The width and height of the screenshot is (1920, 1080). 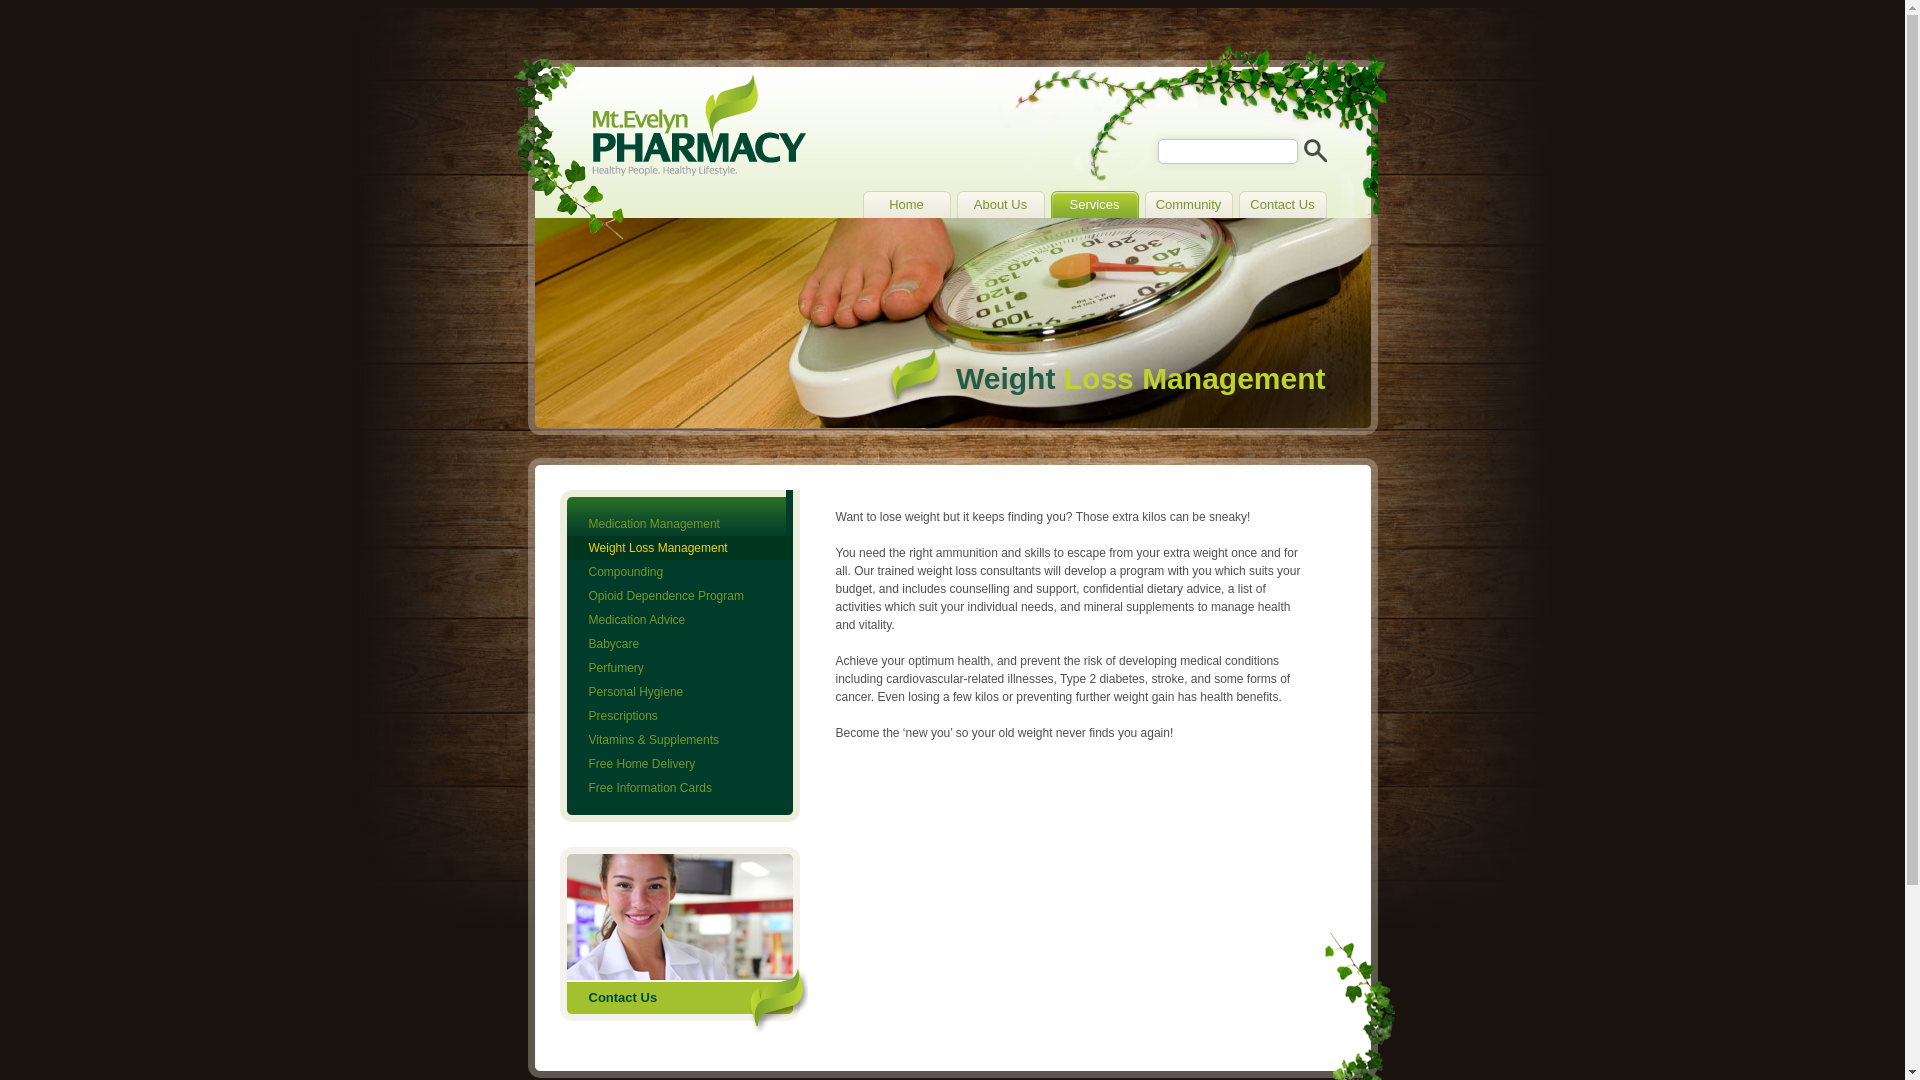 I want to click on 'Free Information Cards', so click(x=678, y=786).